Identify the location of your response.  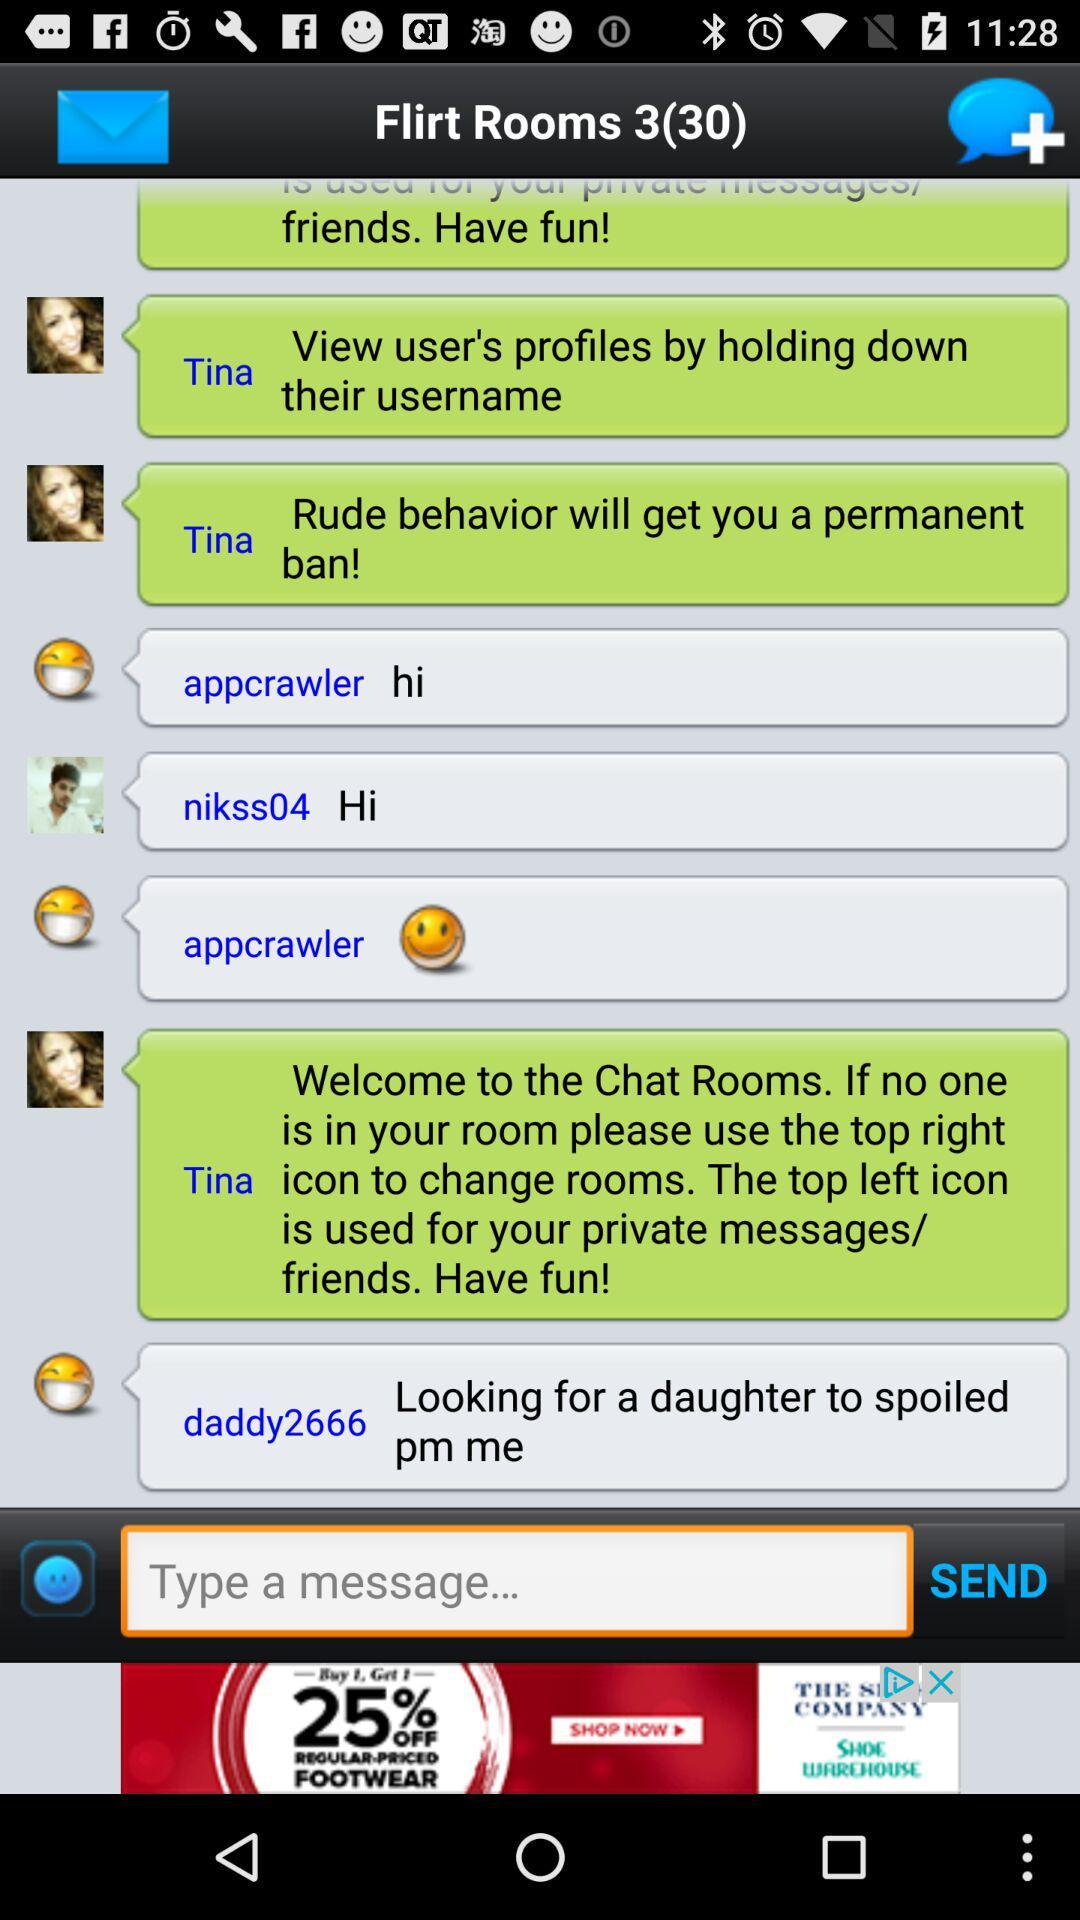
(516, 1585).